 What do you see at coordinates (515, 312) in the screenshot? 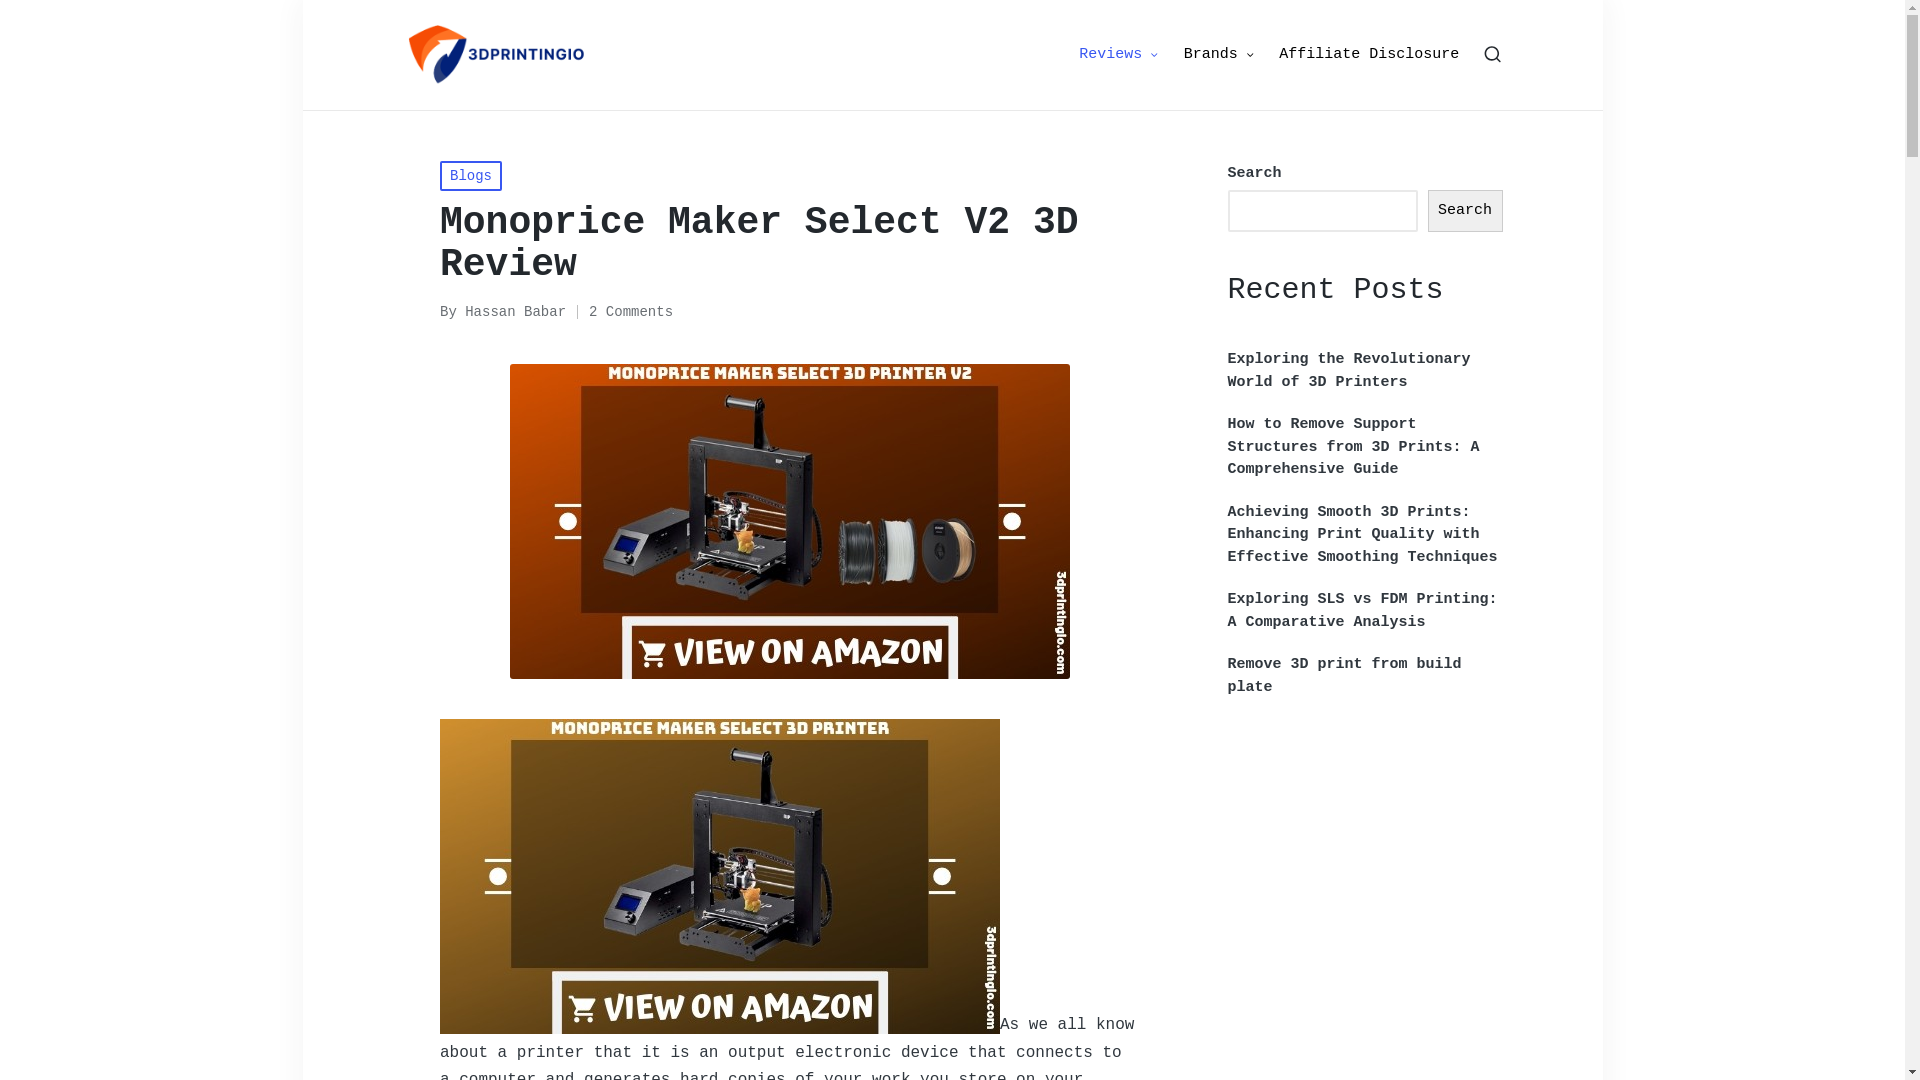
I see `'Hassan Babar'` at bounding box center [515, 312].